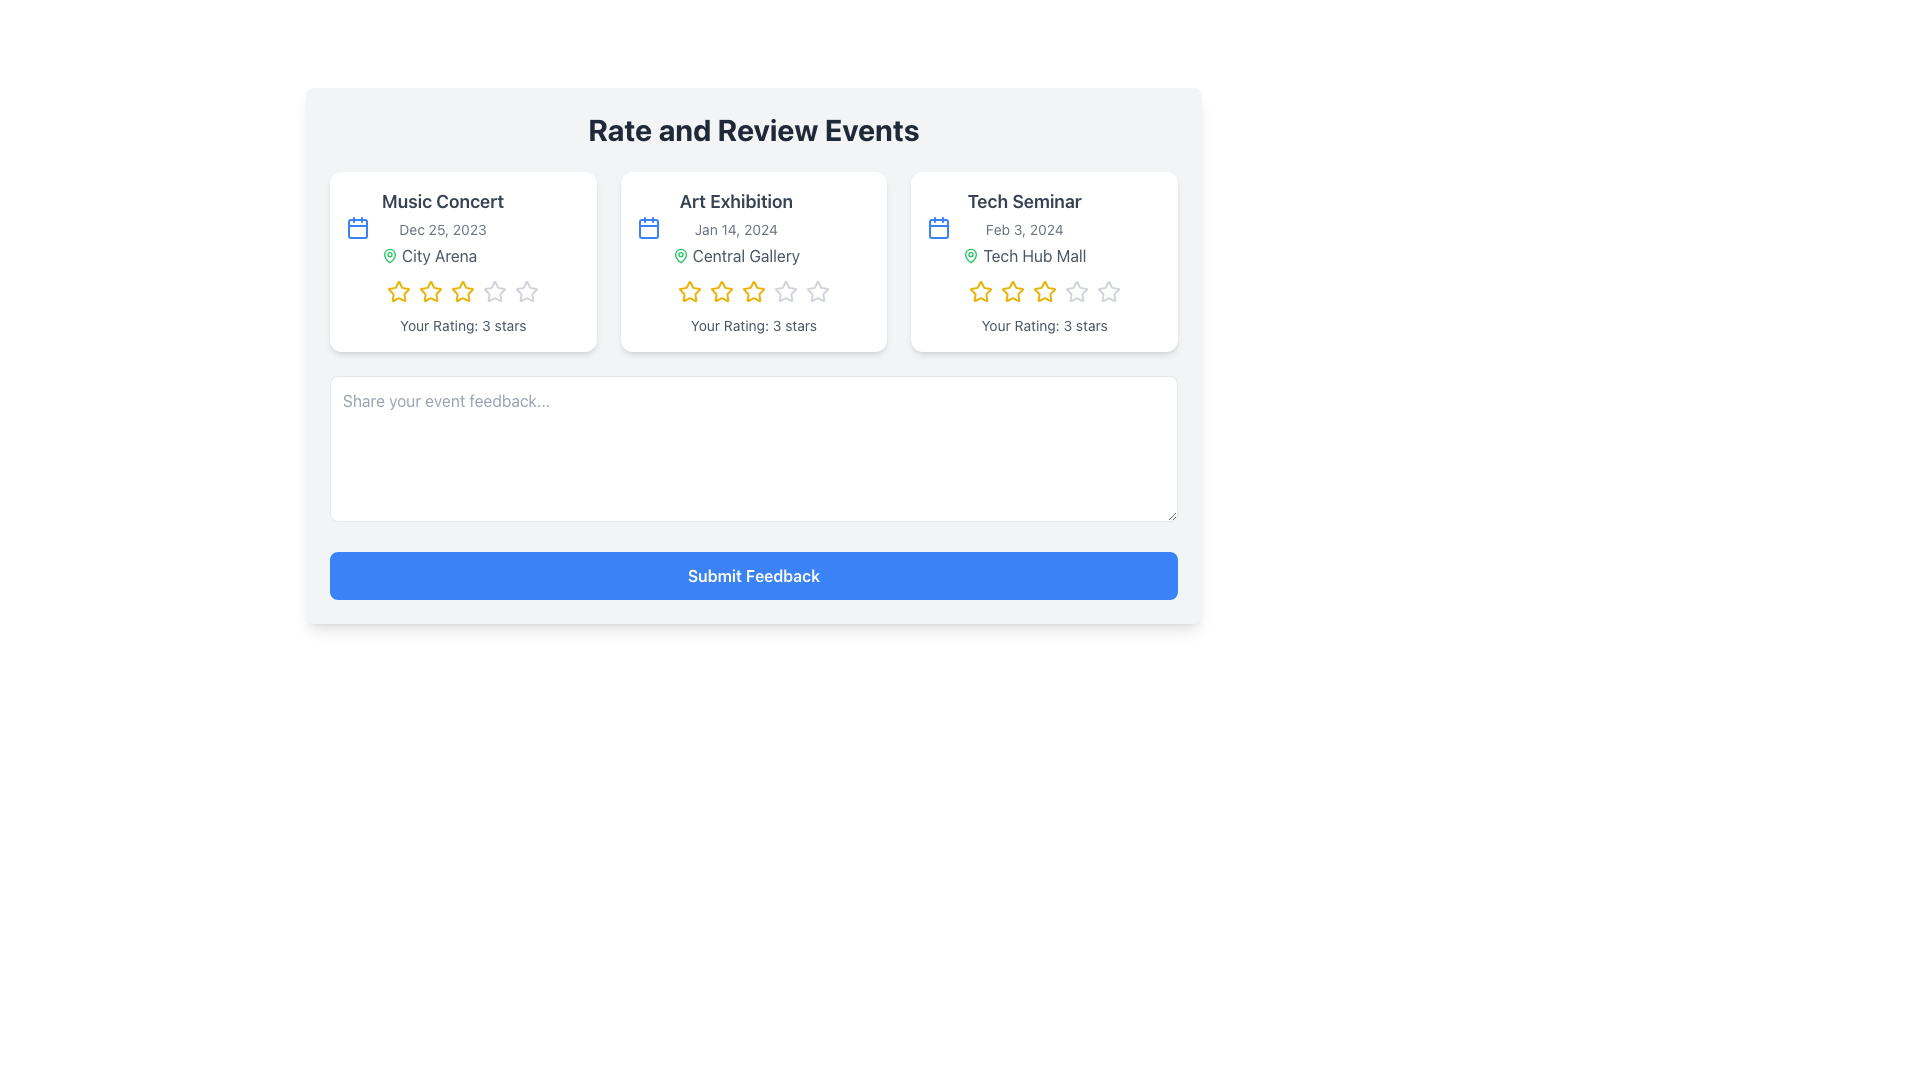 The height and width of the screenshot is (1080, 1920). What do you see at coordinates (389, 254) in the screenshot?
I see `the green map pin icon located before the text 'City Arena' under the heading 'Music Concert' in the first card of the 'Rate and Review Events' section` at bounding box center [389, 254].